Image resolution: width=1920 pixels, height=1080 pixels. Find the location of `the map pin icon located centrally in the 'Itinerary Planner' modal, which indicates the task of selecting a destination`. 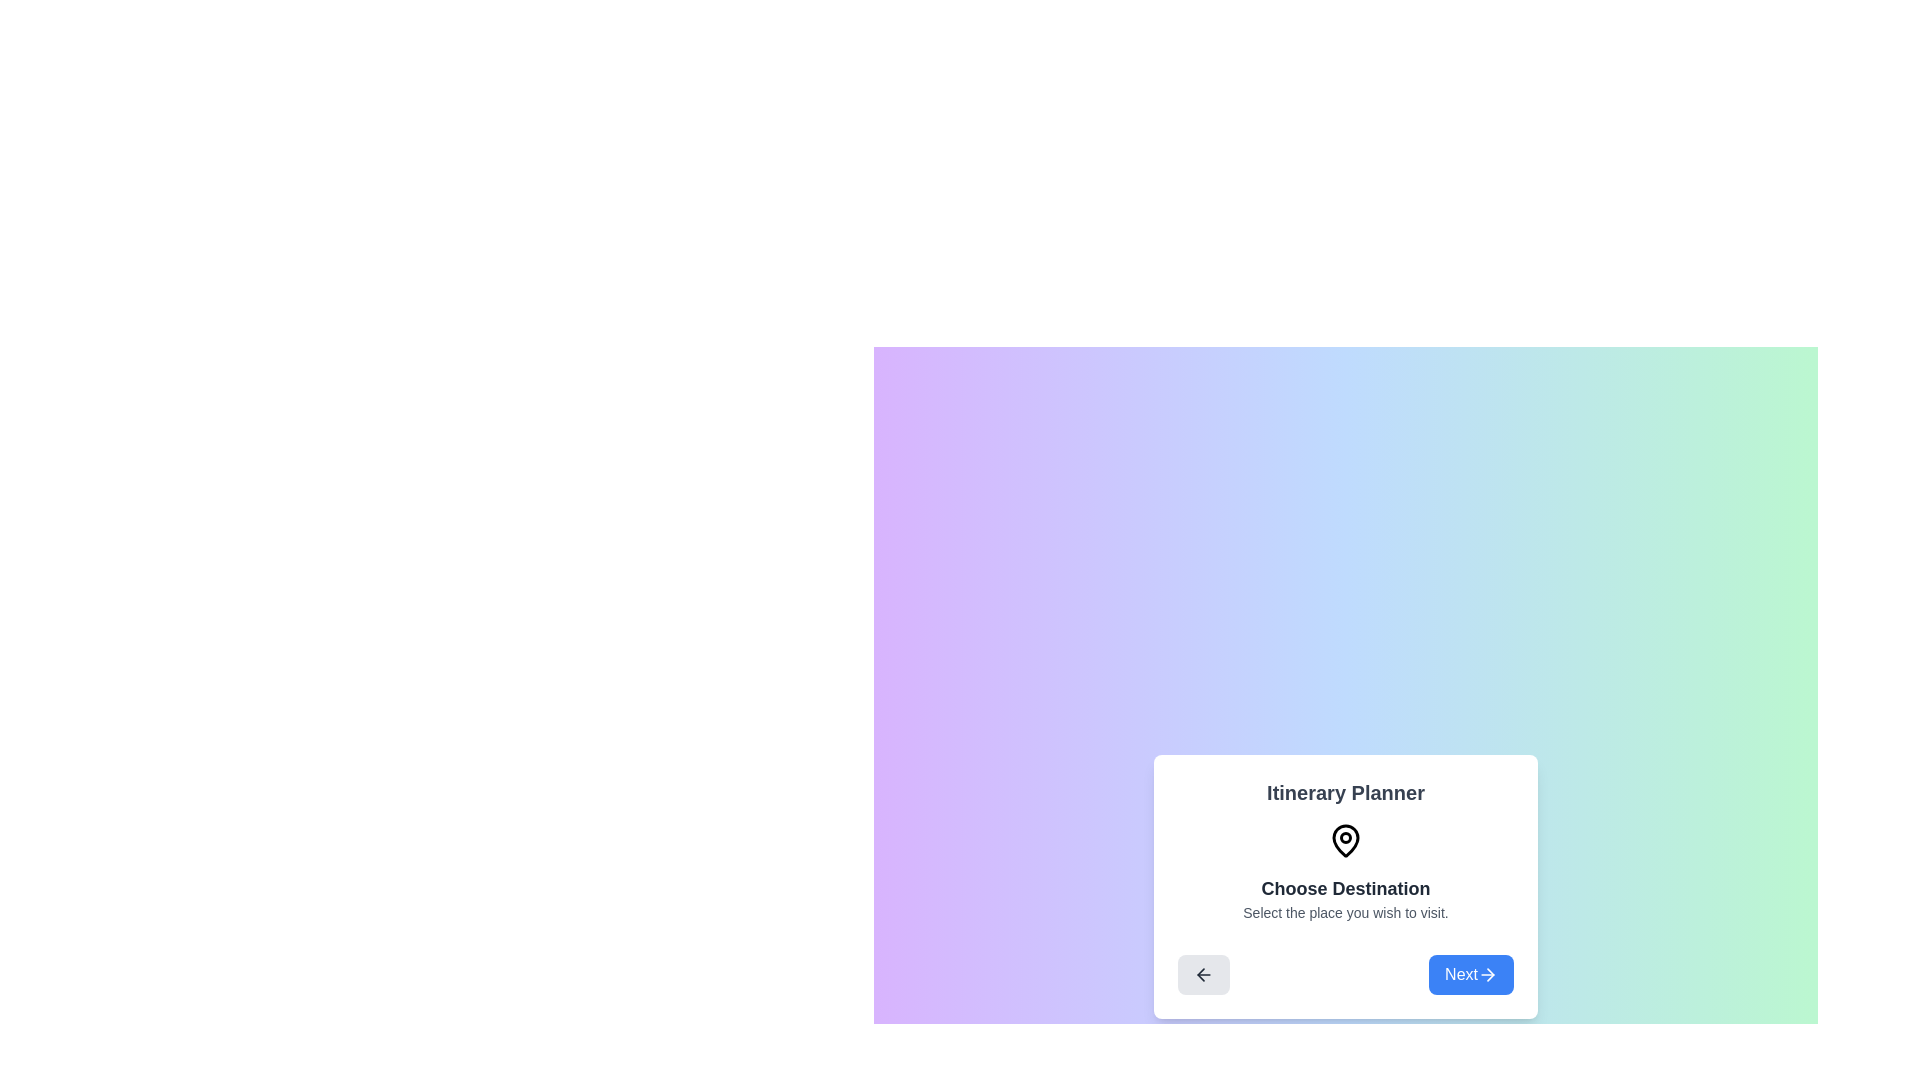

the map pin icon located centrally in the 'Itinerary Planner' modal, which indicates the task of selecting a destination is located at coordinates (1345, 840).